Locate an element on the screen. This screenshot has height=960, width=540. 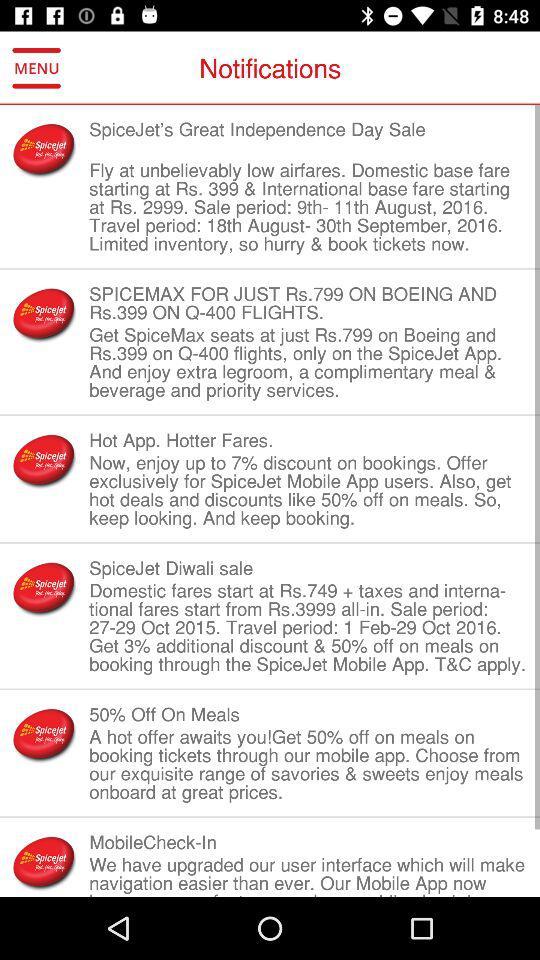
fly at unbelievably item is located at coordinates (308, 206).